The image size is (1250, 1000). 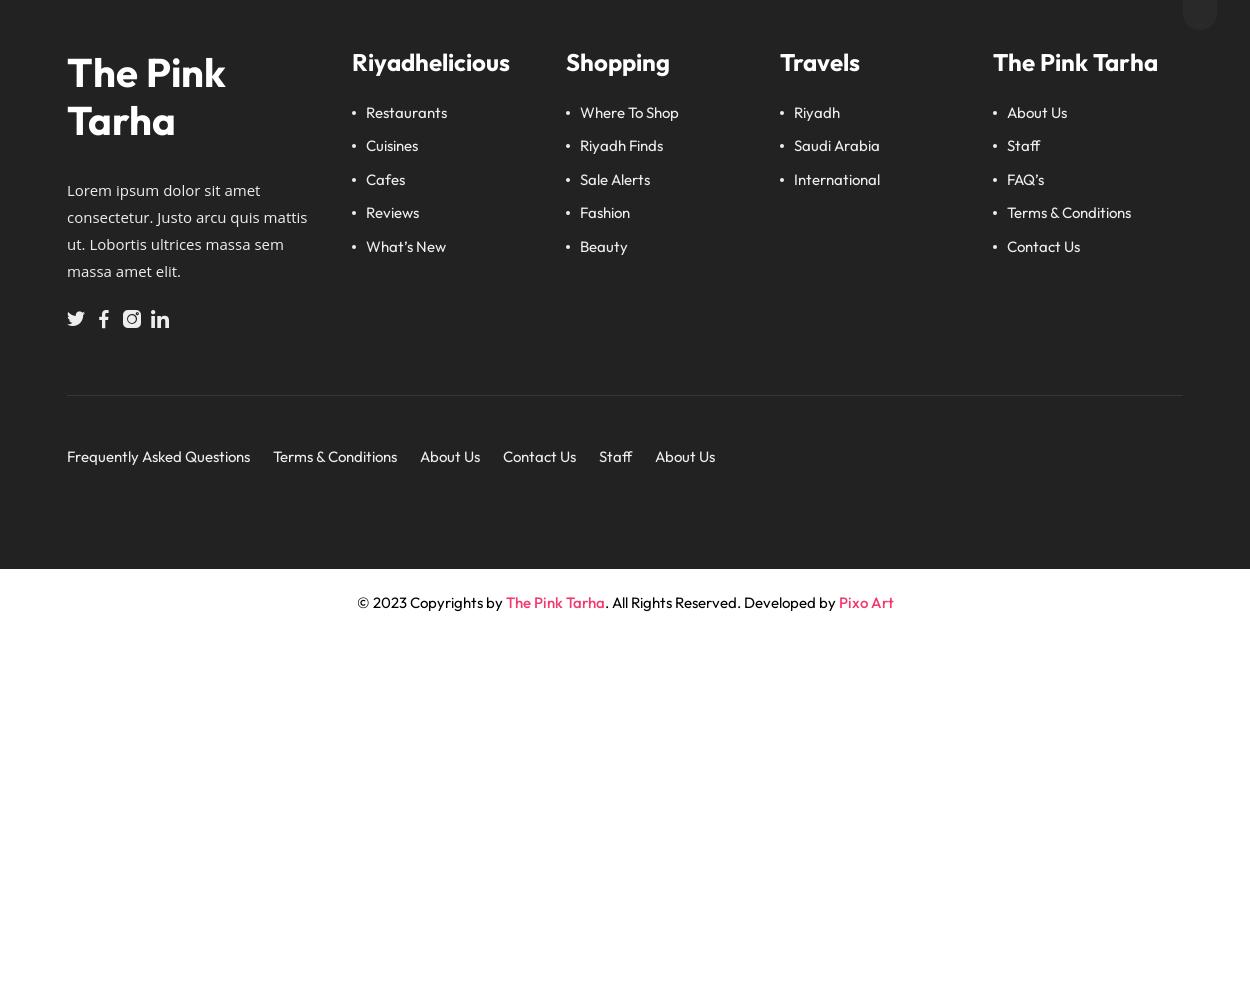 I want to click on 'Food', so click(x=674, y=78).